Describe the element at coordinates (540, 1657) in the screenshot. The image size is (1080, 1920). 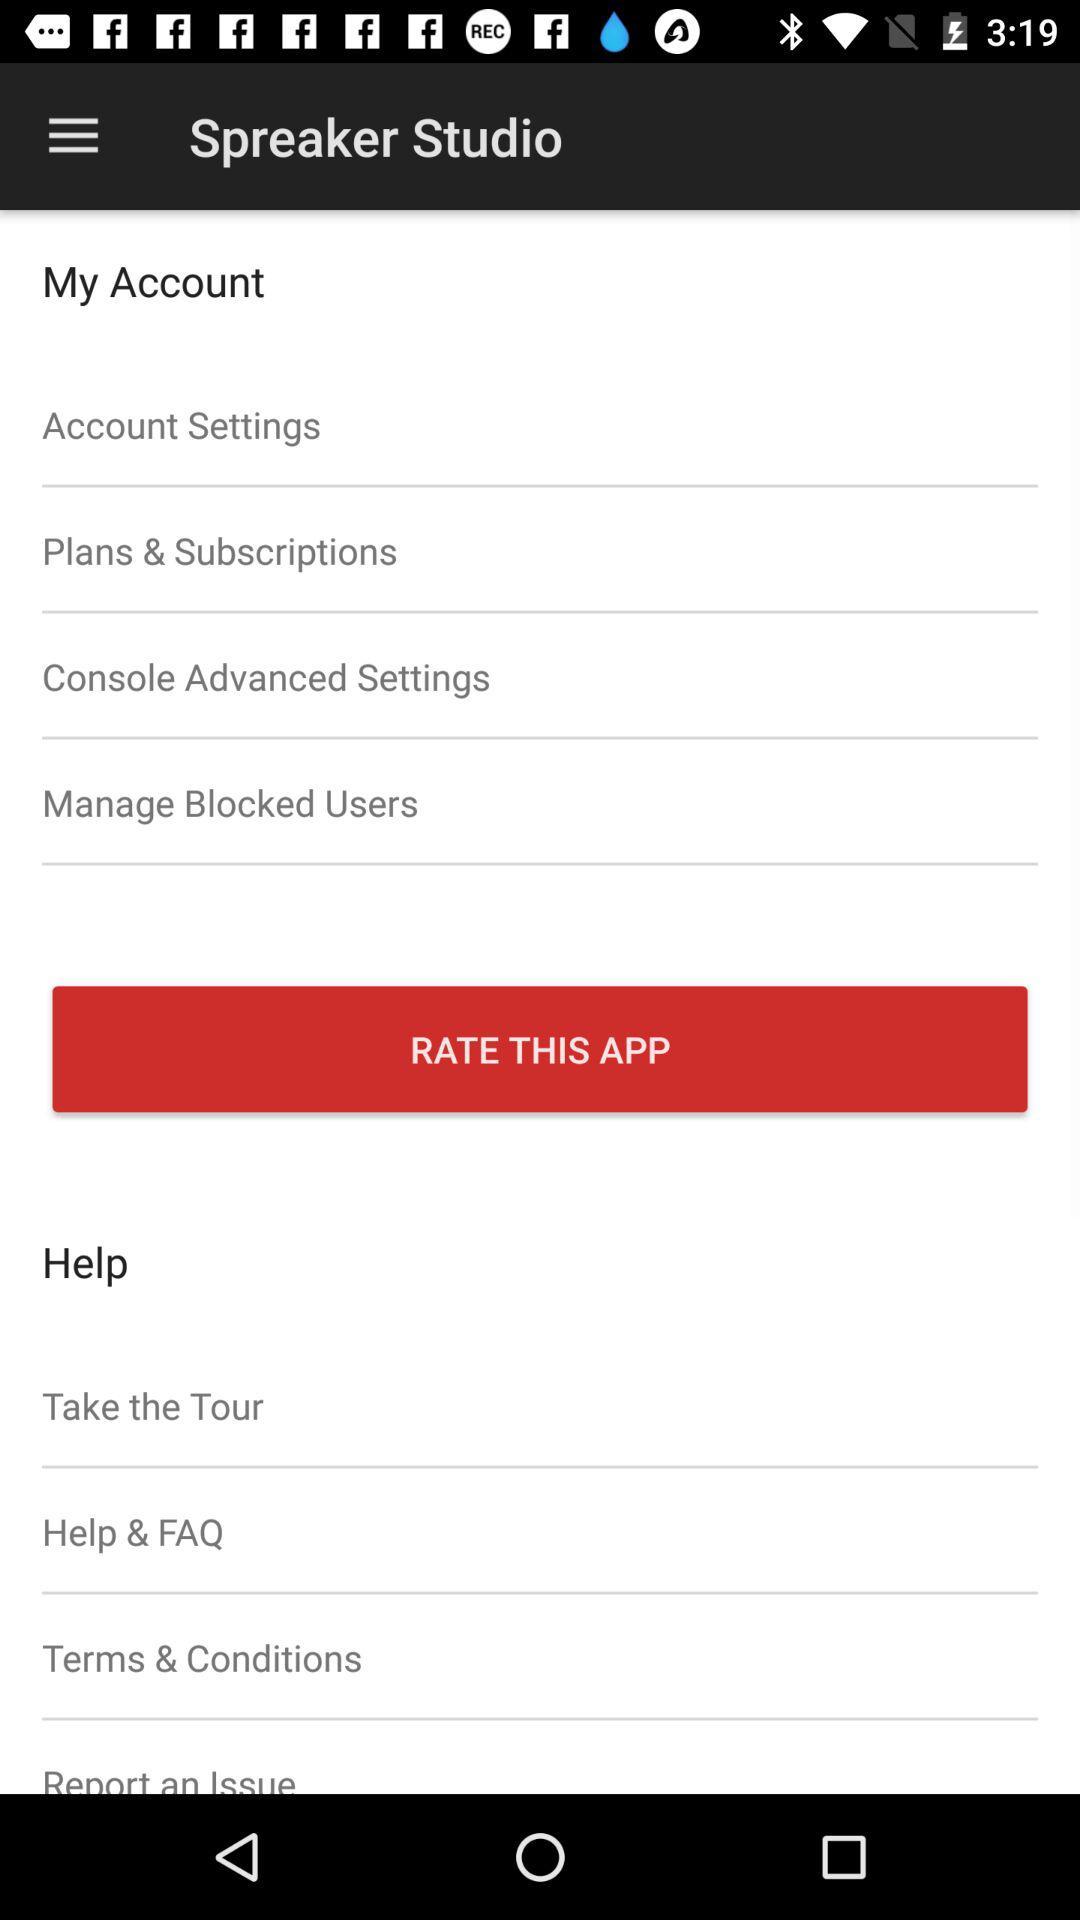
I see `the terms & conditions icon` at that location.